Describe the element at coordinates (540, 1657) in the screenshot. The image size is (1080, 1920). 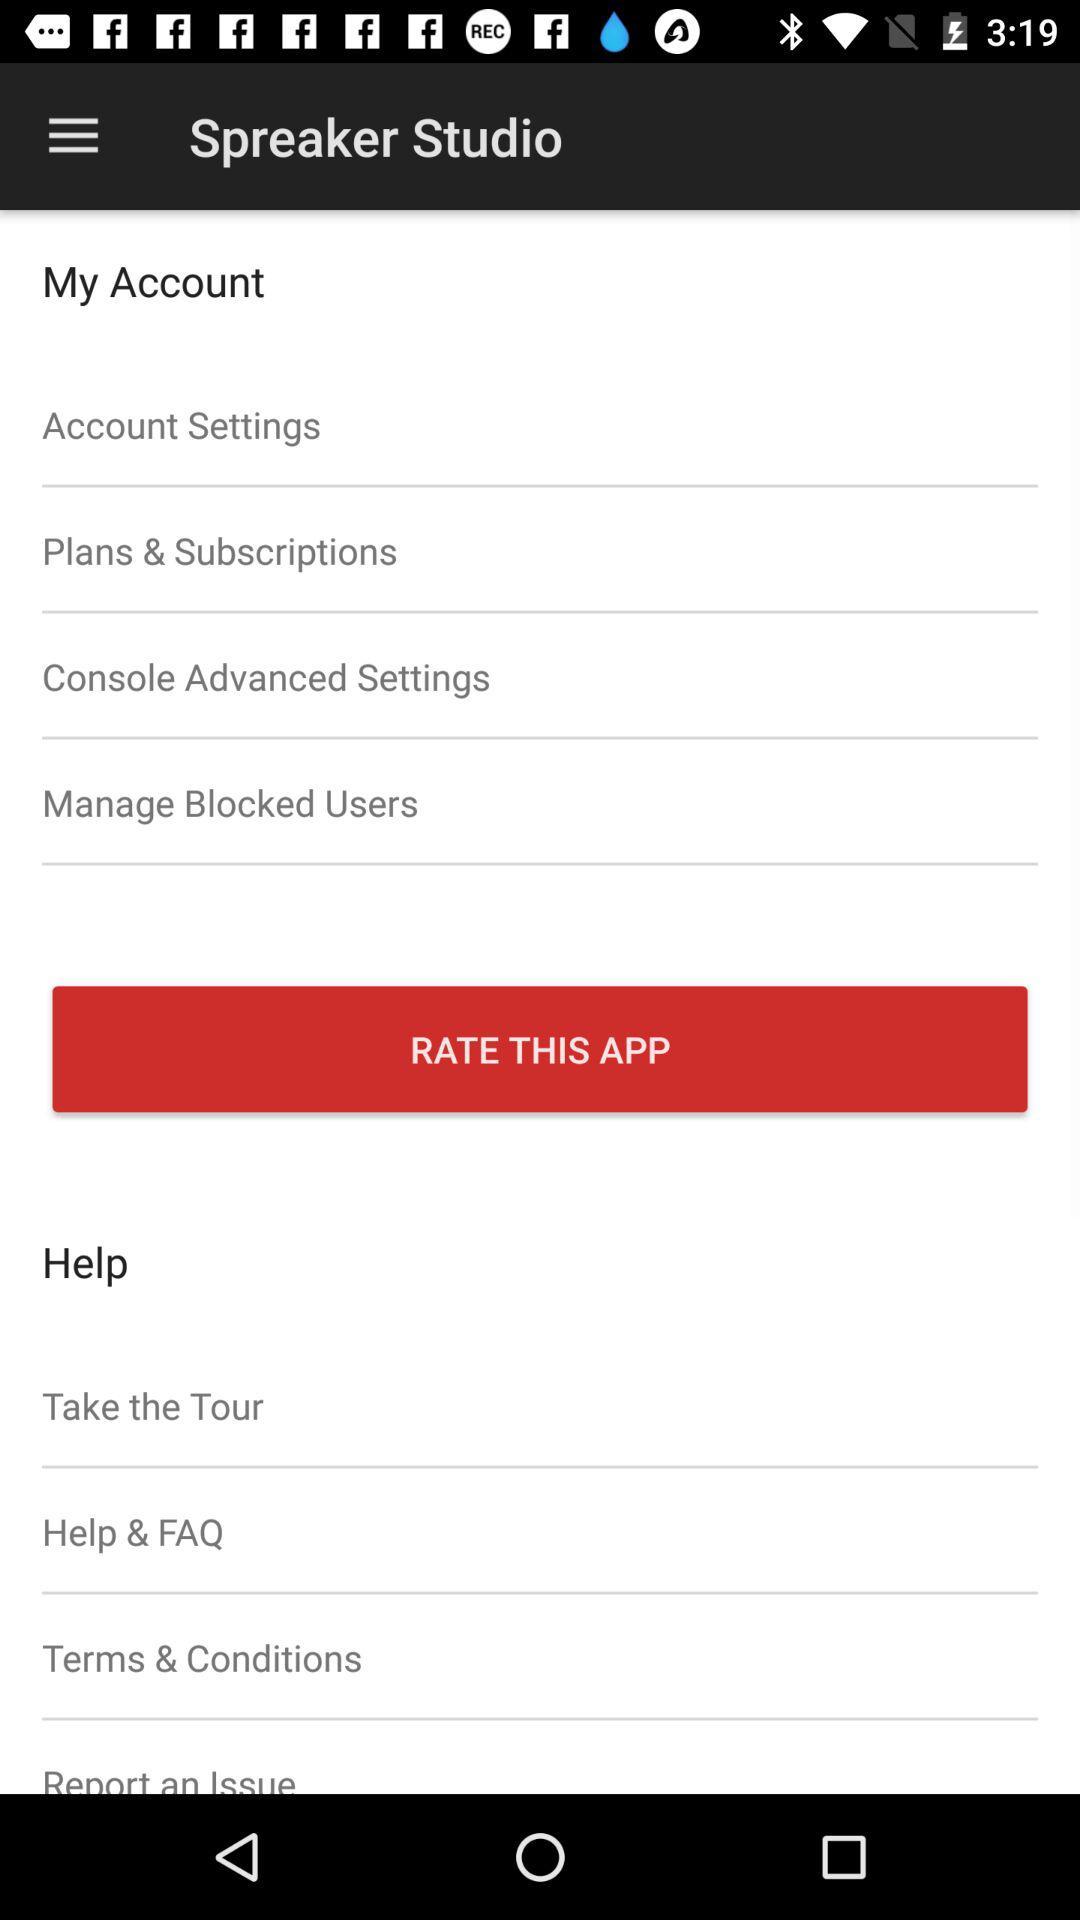
I see `the terms & conditions icon` at that location.